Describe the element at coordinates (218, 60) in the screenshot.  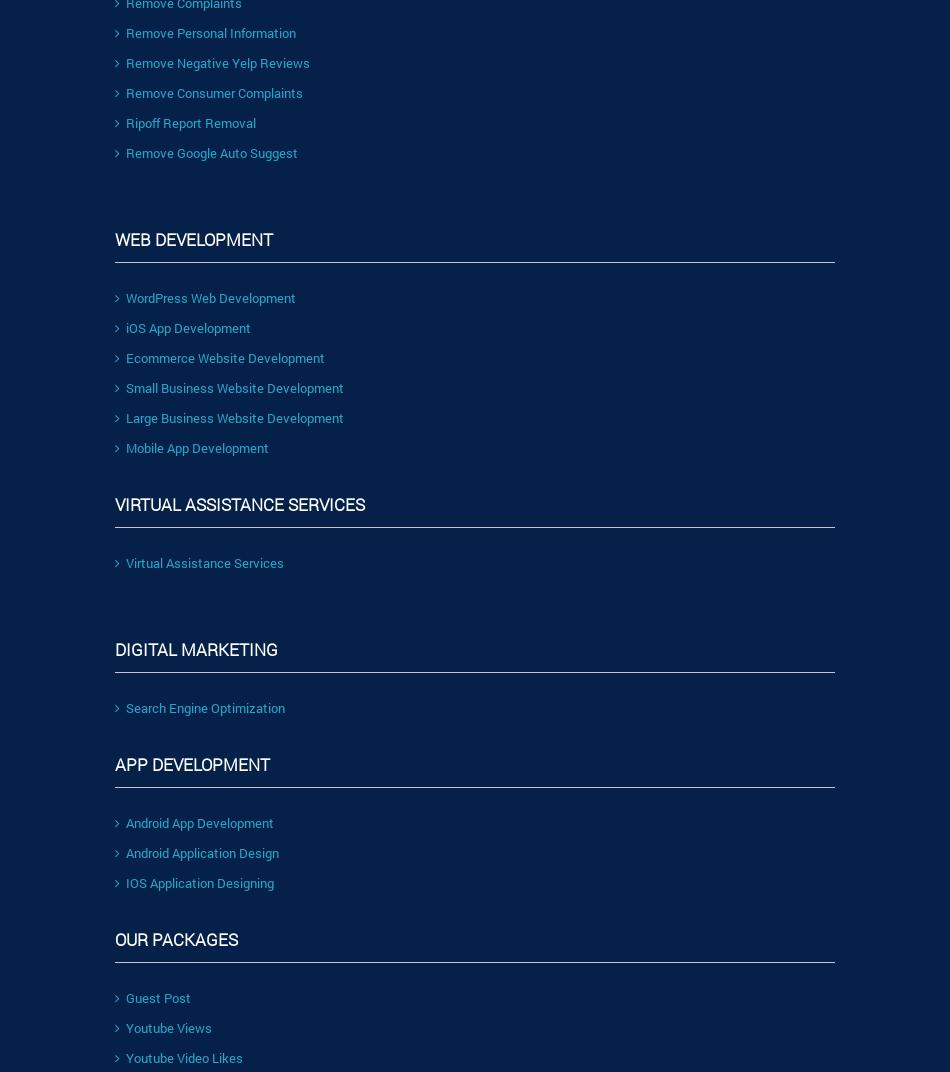
I see `'Remove Negative Yelp Reviews'` at that location.